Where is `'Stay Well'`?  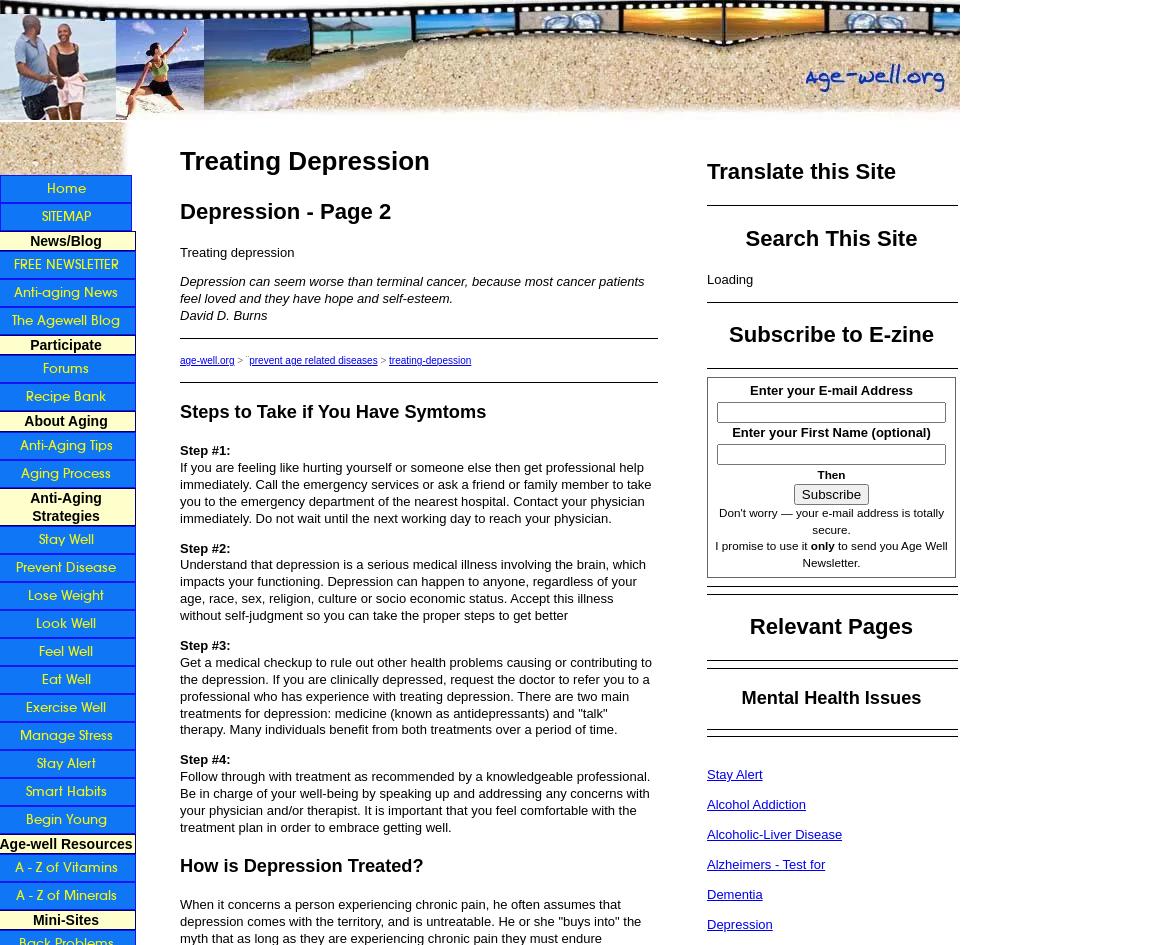 'Stay Well' is located at coordinates (64, 537).